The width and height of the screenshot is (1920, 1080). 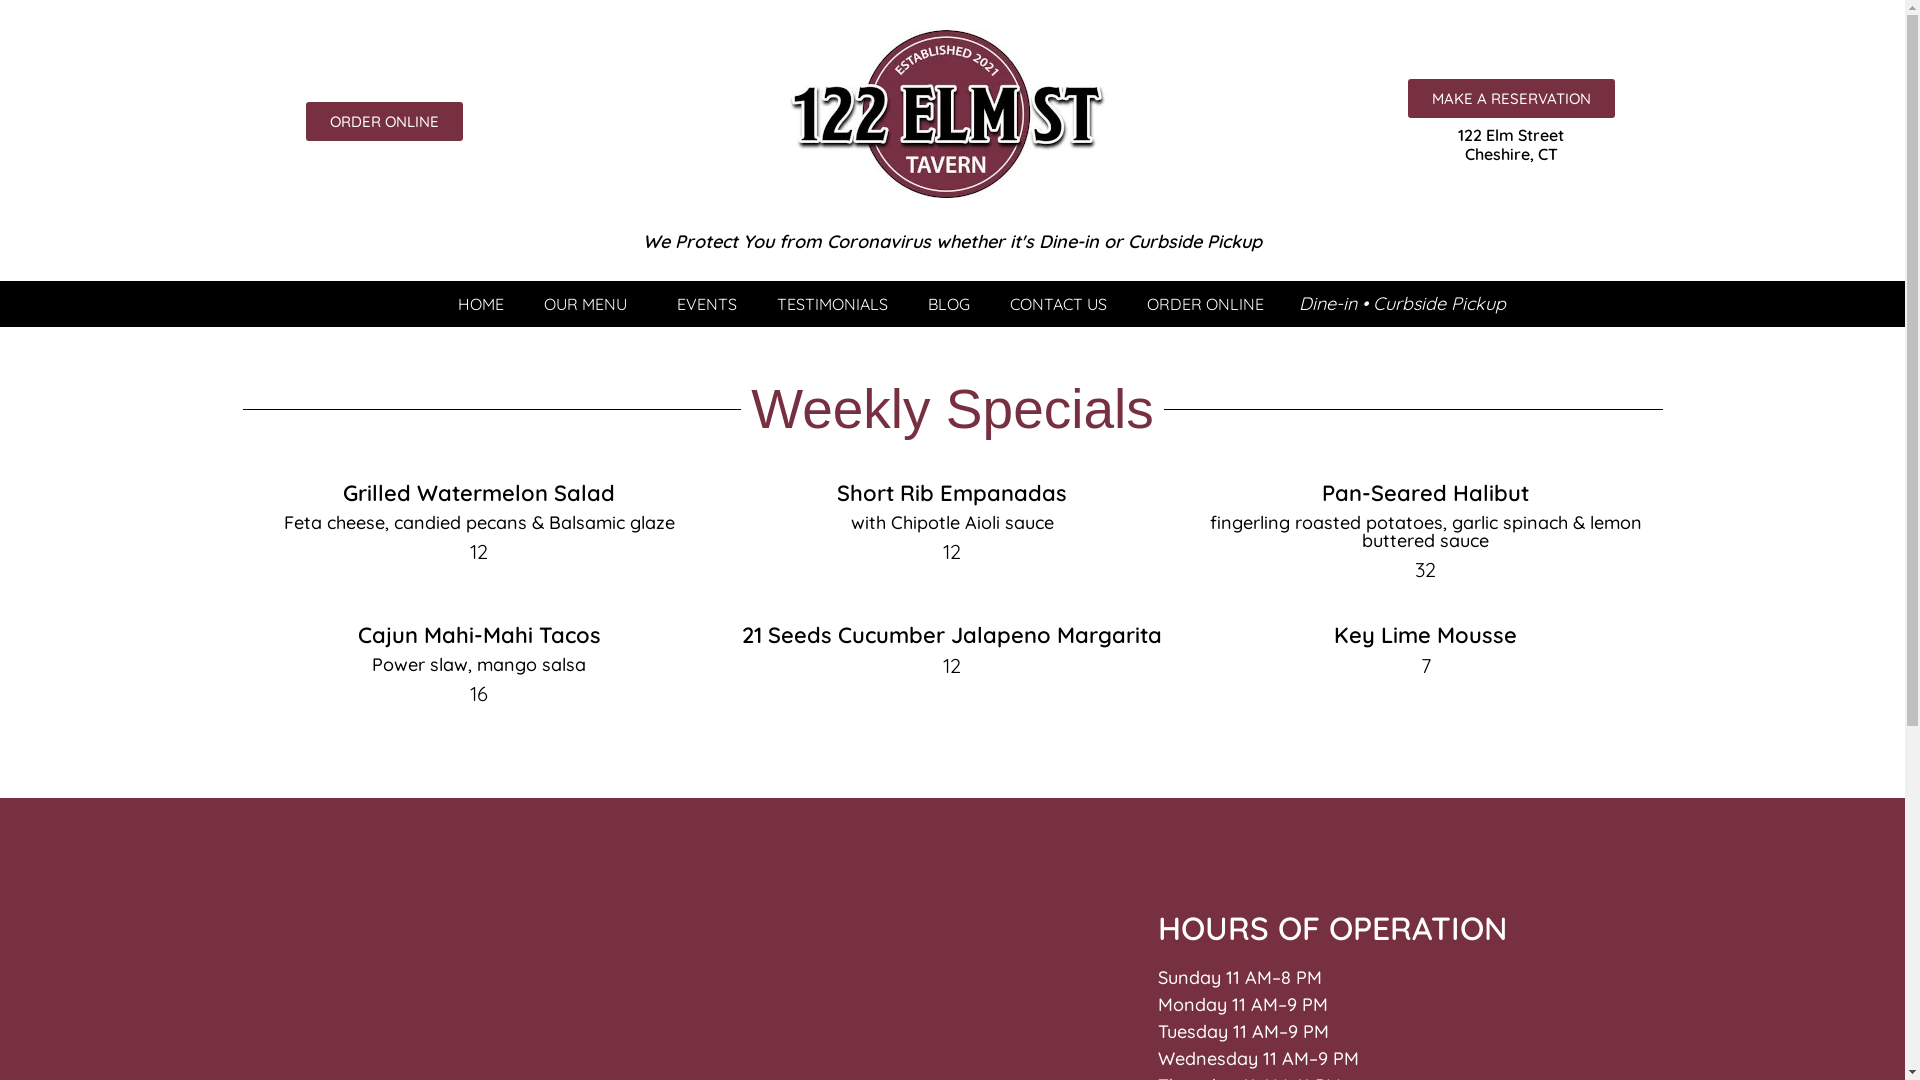 I want to click on 'BLOG', so click(x=948, y=304).